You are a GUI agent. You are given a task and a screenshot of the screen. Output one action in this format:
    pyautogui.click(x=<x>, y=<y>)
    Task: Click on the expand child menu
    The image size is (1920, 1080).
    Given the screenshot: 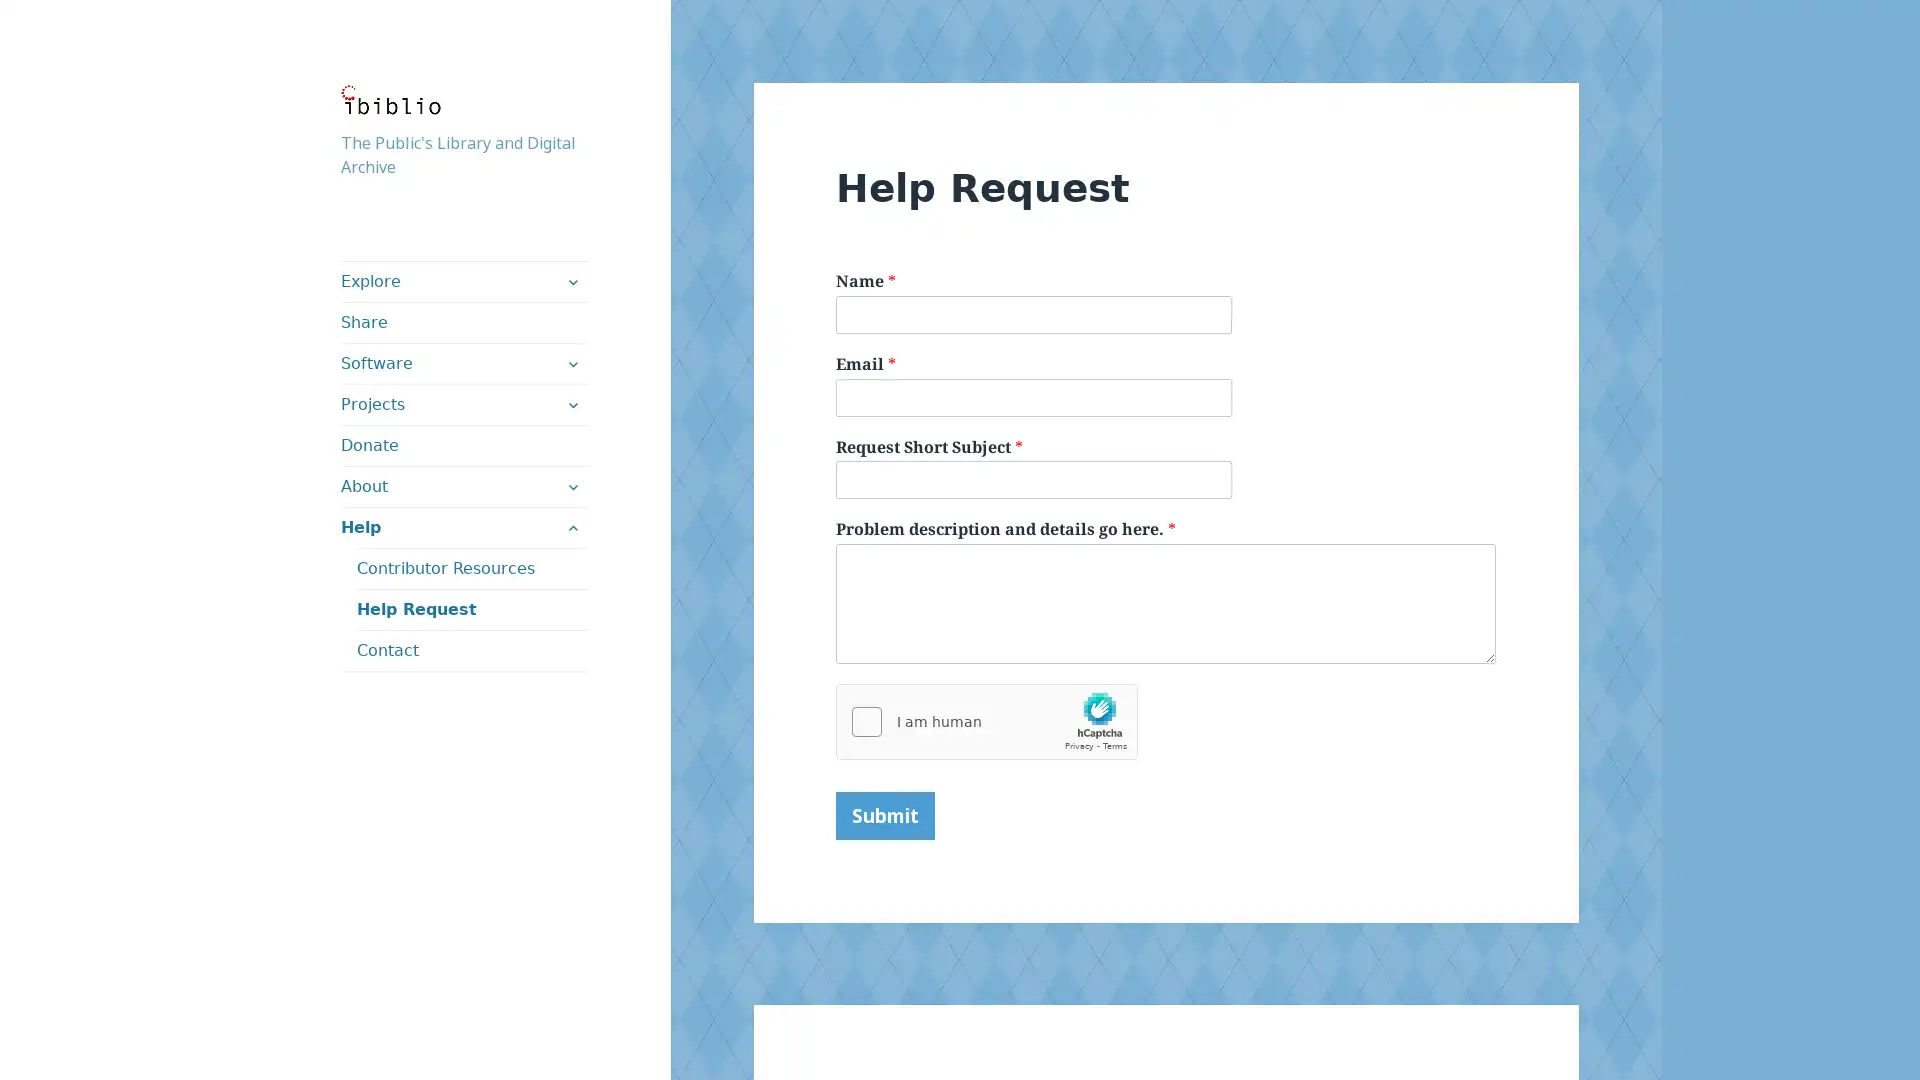 What is the action you would take?
    pyautogui.click(x=570, y=486)
    